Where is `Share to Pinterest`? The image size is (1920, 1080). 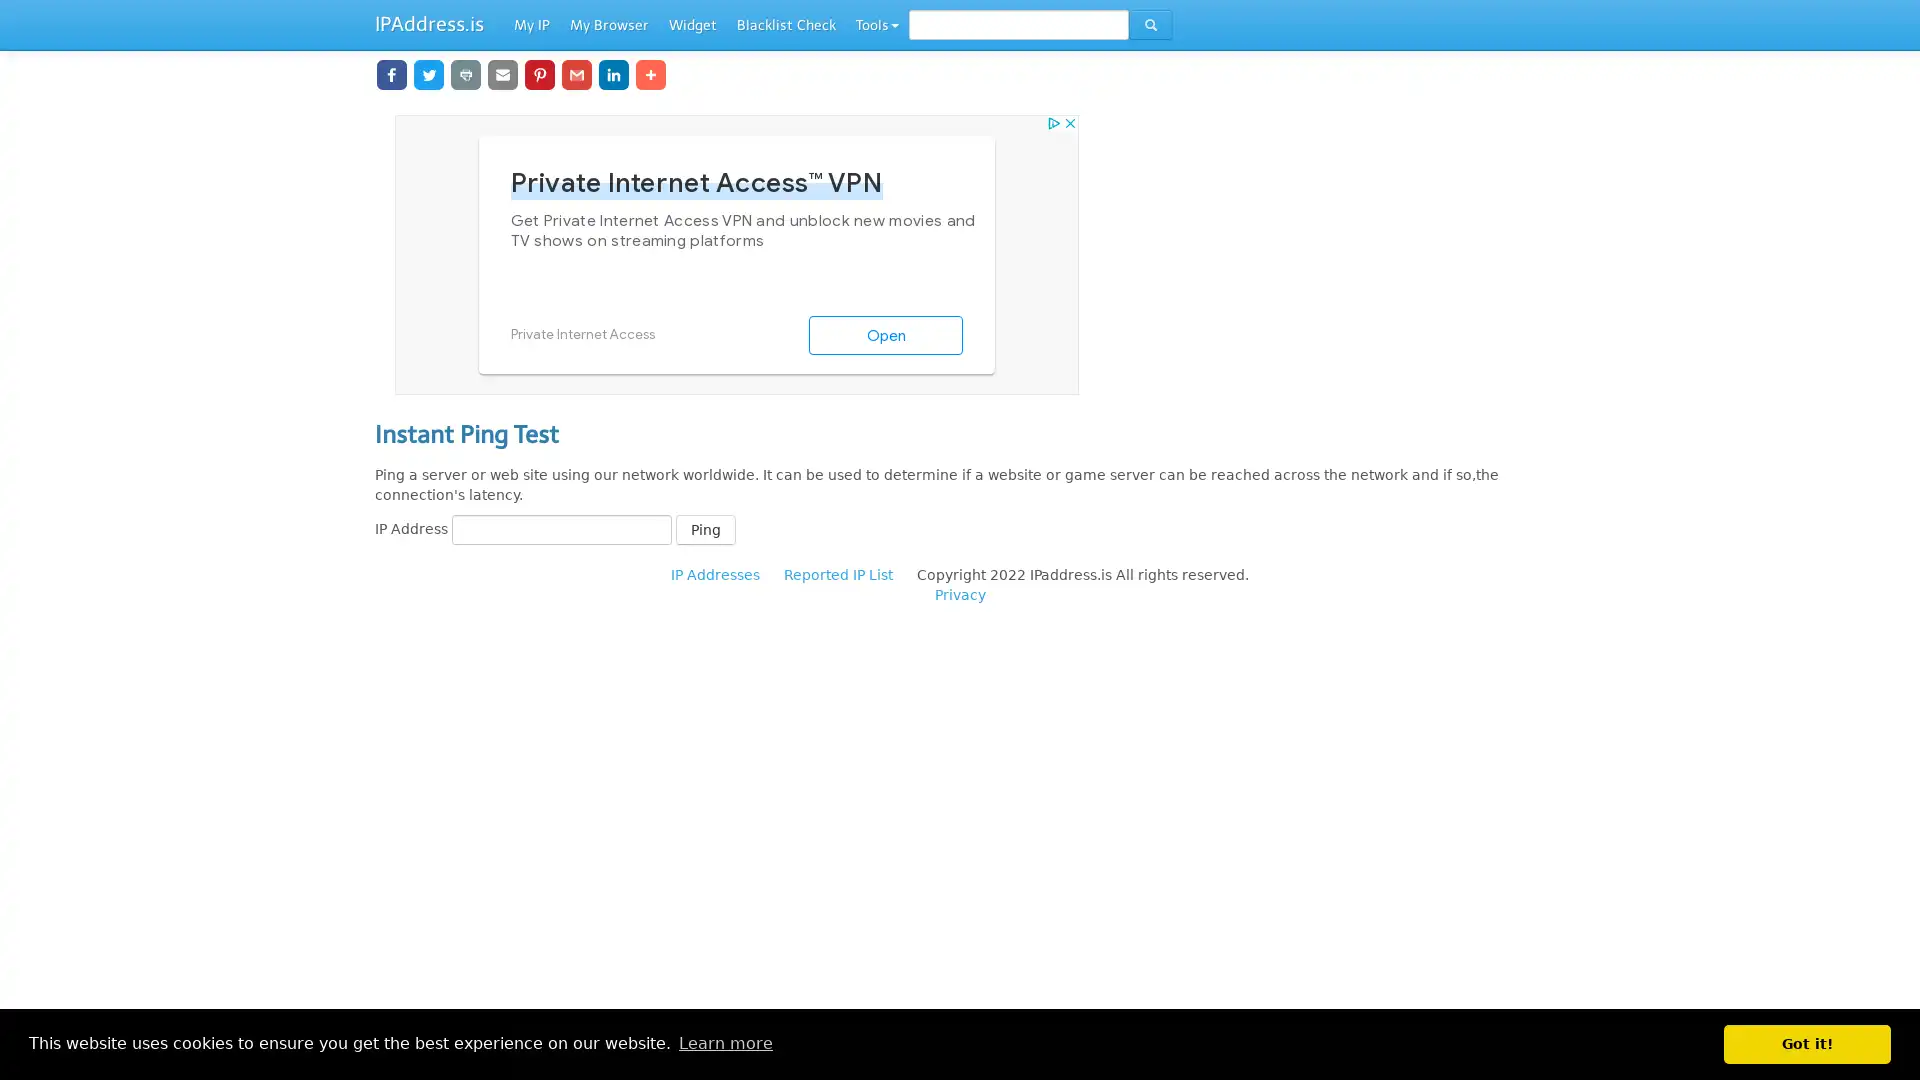
Share to Pinterest is located at coordinates (528, 73).